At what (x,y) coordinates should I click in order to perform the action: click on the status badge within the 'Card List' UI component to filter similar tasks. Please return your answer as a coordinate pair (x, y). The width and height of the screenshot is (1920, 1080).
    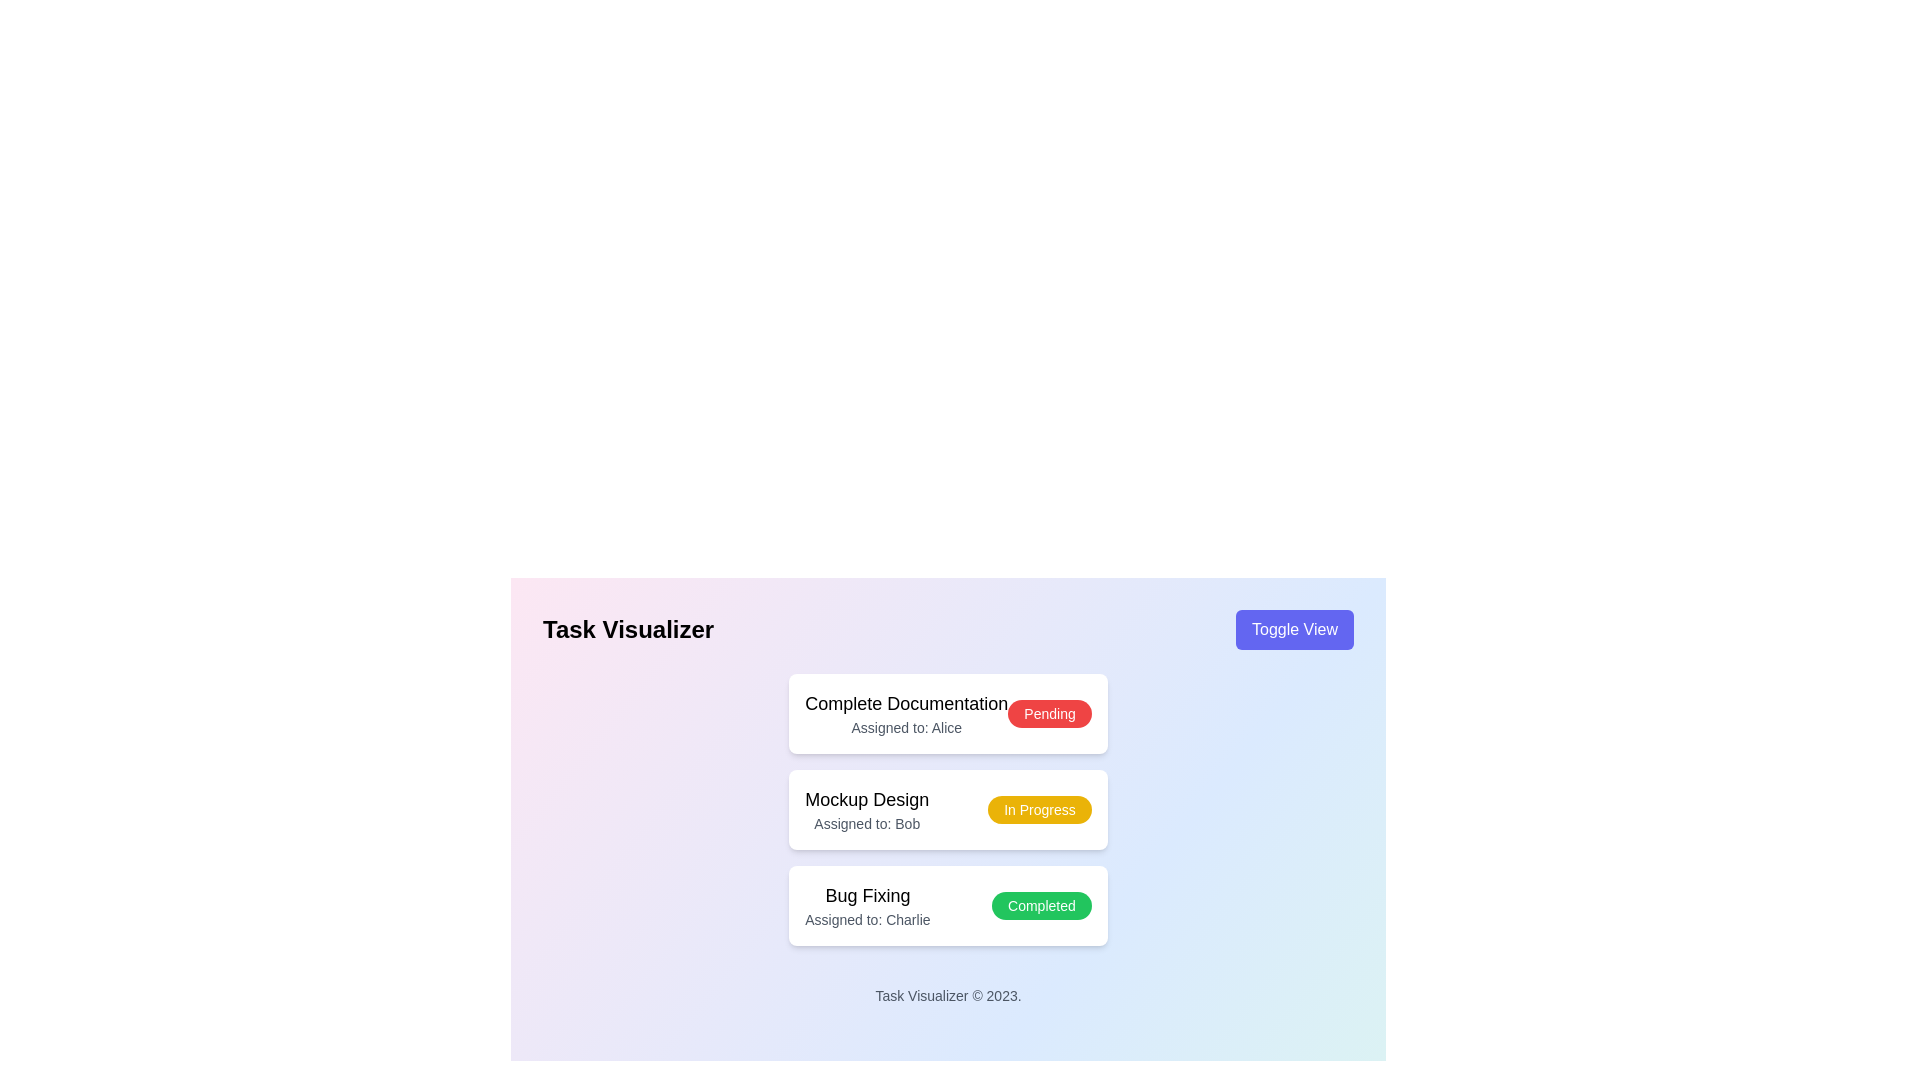
    Looking at the image, I should click on (947, 806).